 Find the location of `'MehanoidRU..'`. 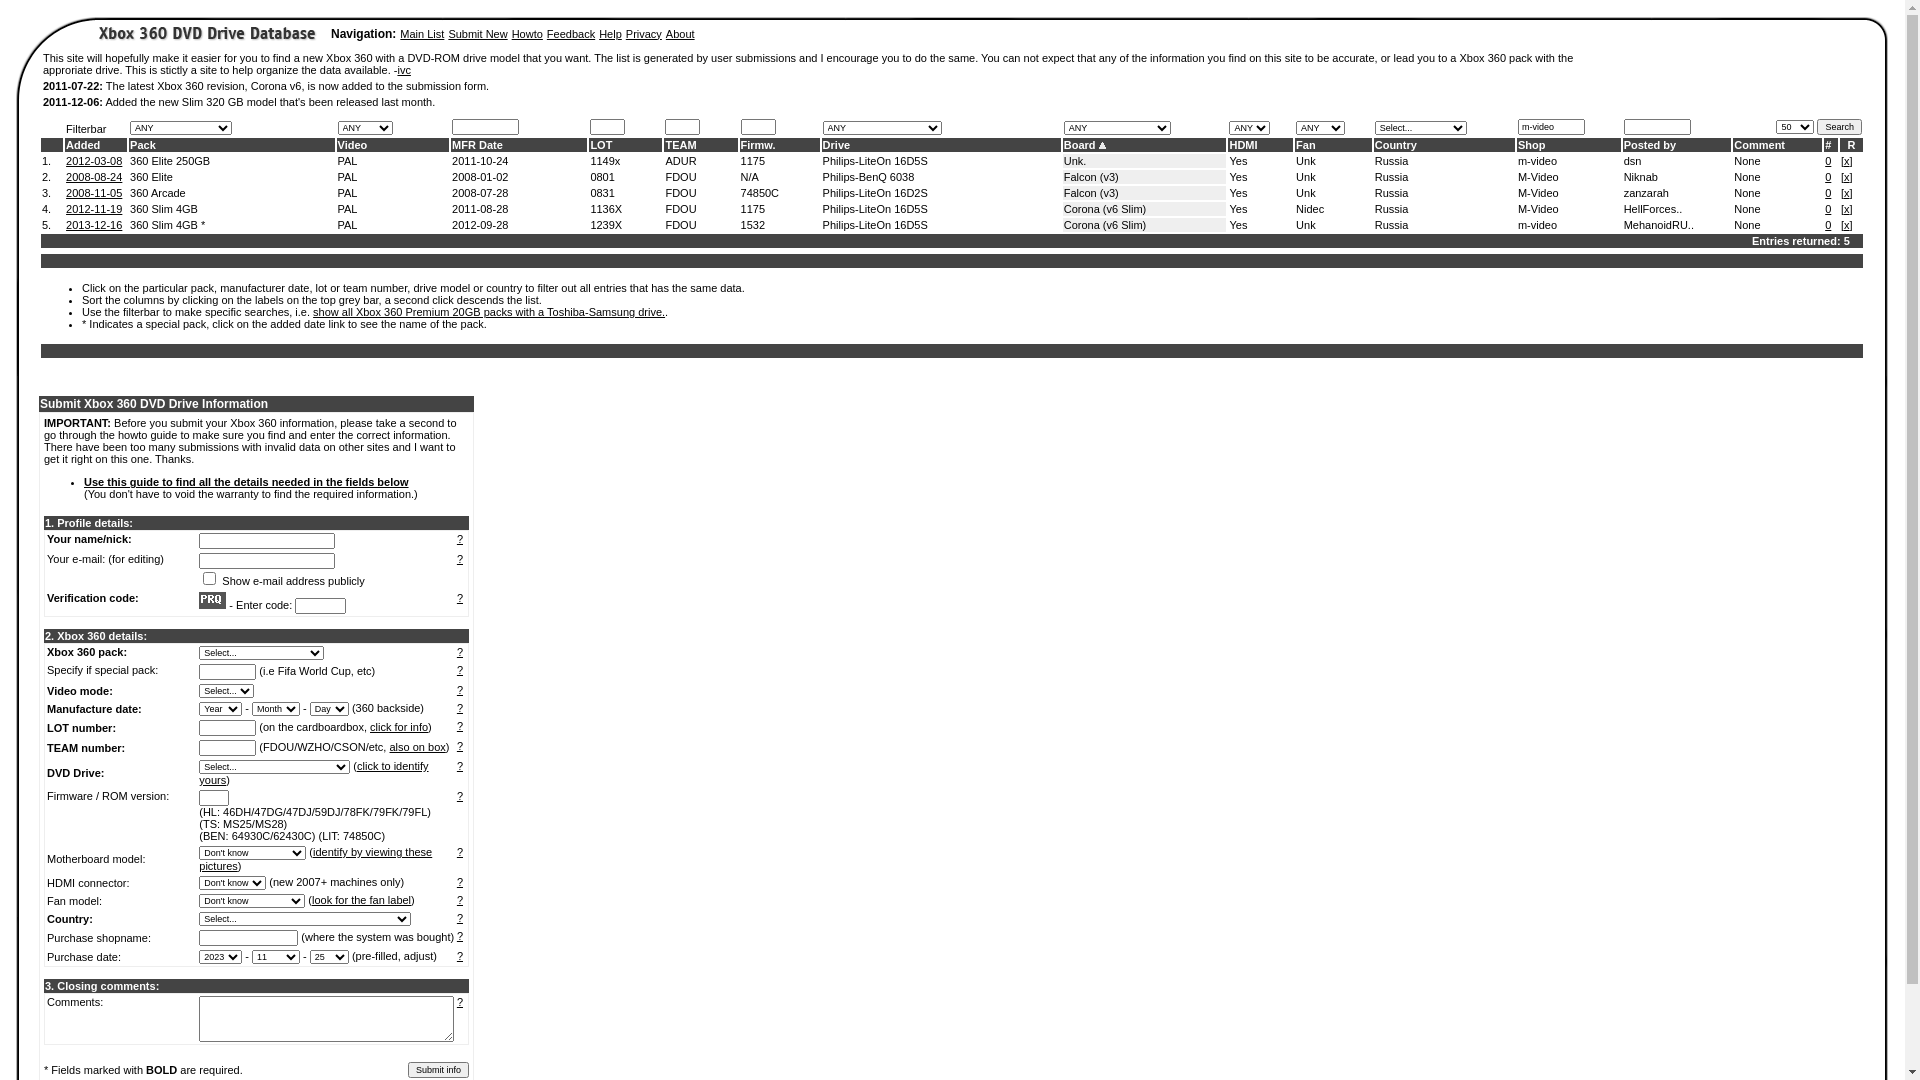

'MehanoidRU..' is located at coordinates (1623, 224).